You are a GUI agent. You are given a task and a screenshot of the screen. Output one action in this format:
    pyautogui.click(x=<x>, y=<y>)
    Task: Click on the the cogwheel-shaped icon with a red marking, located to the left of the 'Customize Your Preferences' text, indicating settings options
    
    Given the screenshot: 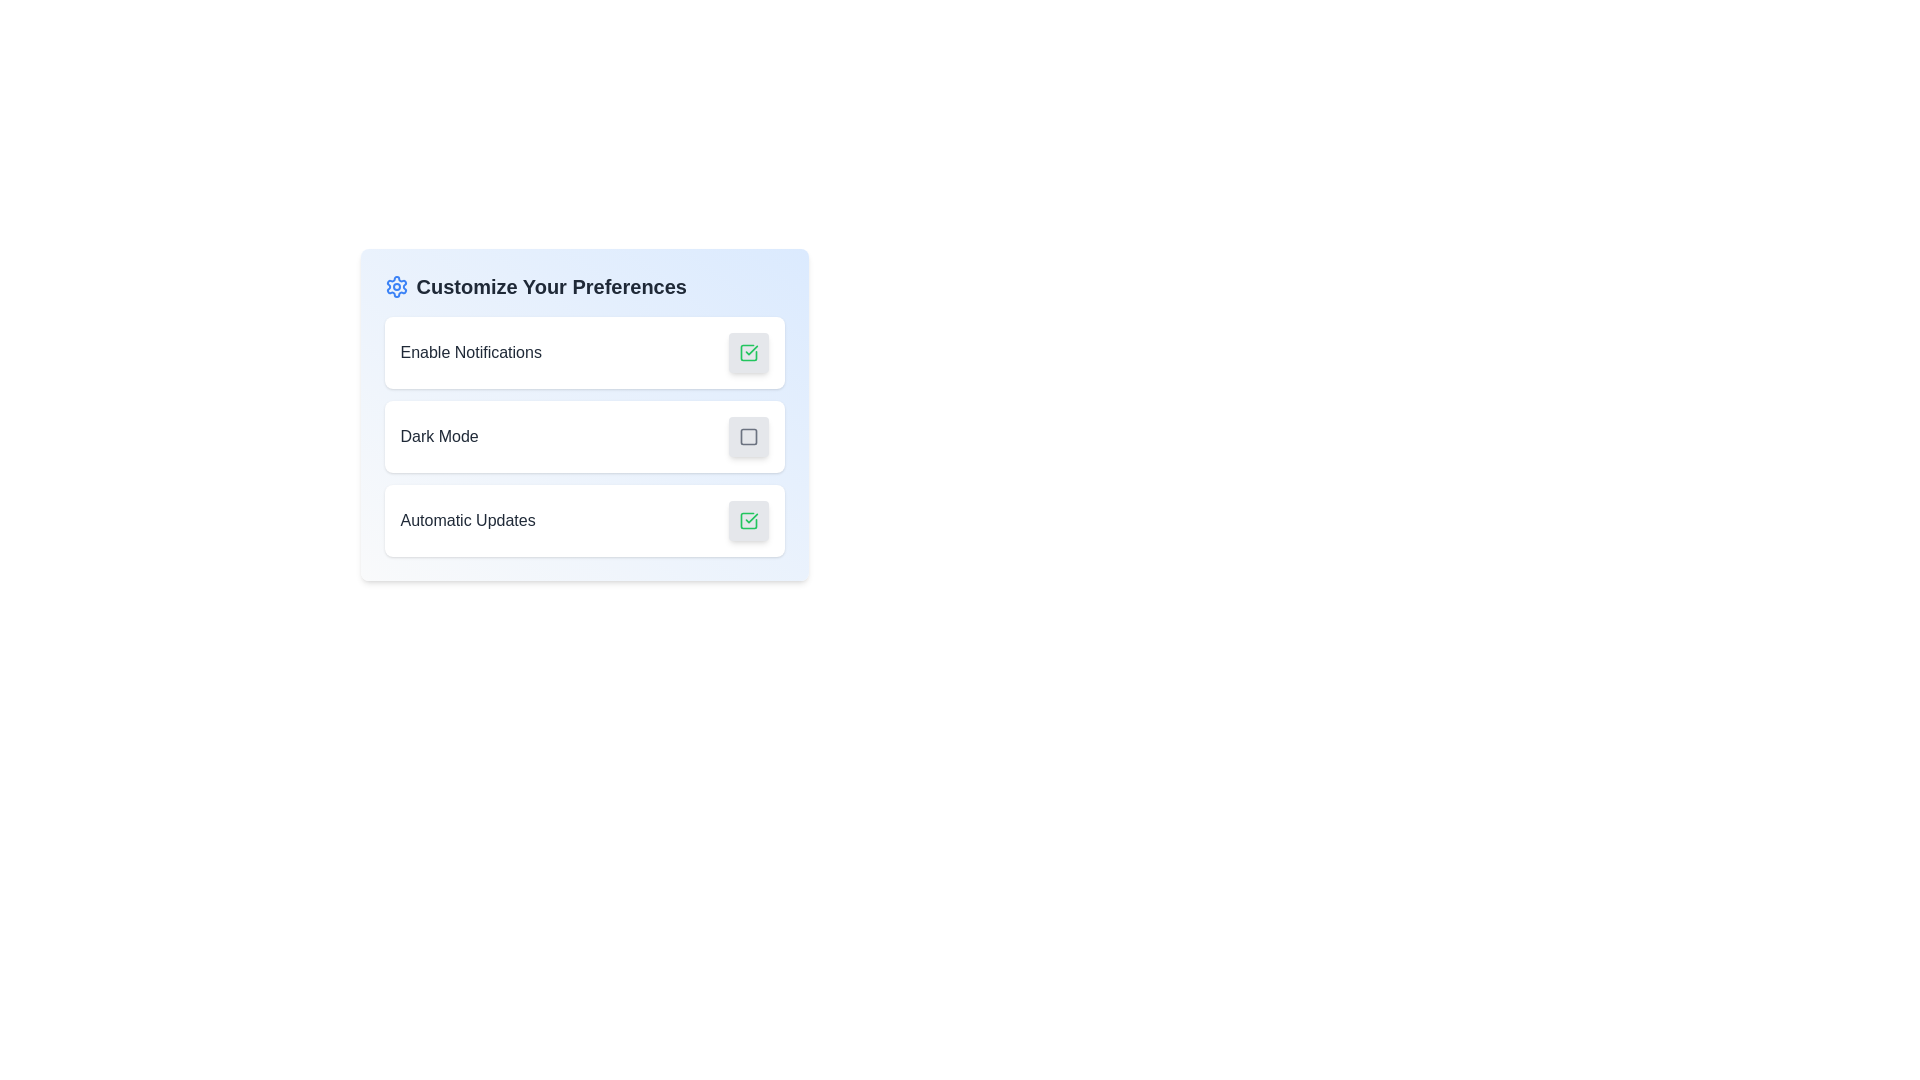 What is the action you would take?
    pyautogui.click(x=396, y=286)
    